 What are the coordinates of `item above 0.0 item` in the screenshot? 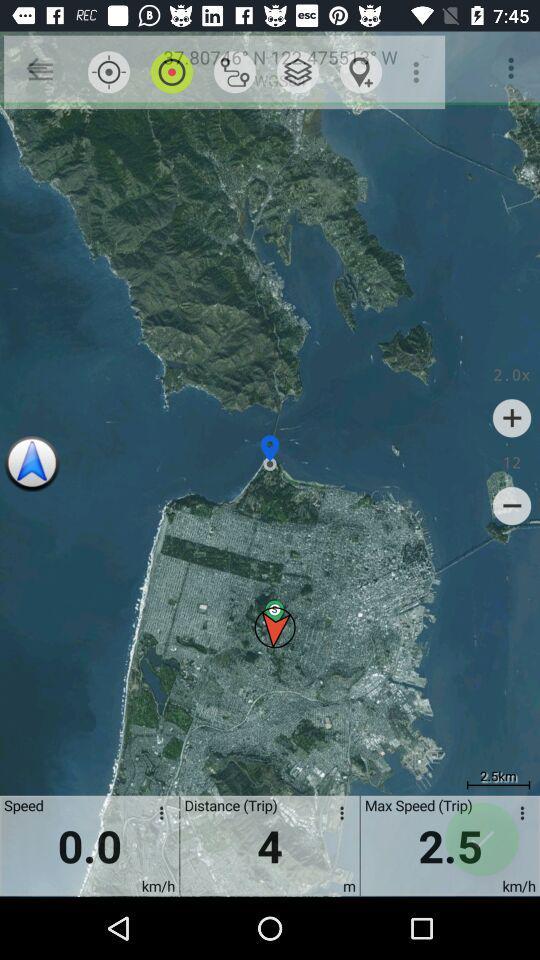 It's located at (172, 72).